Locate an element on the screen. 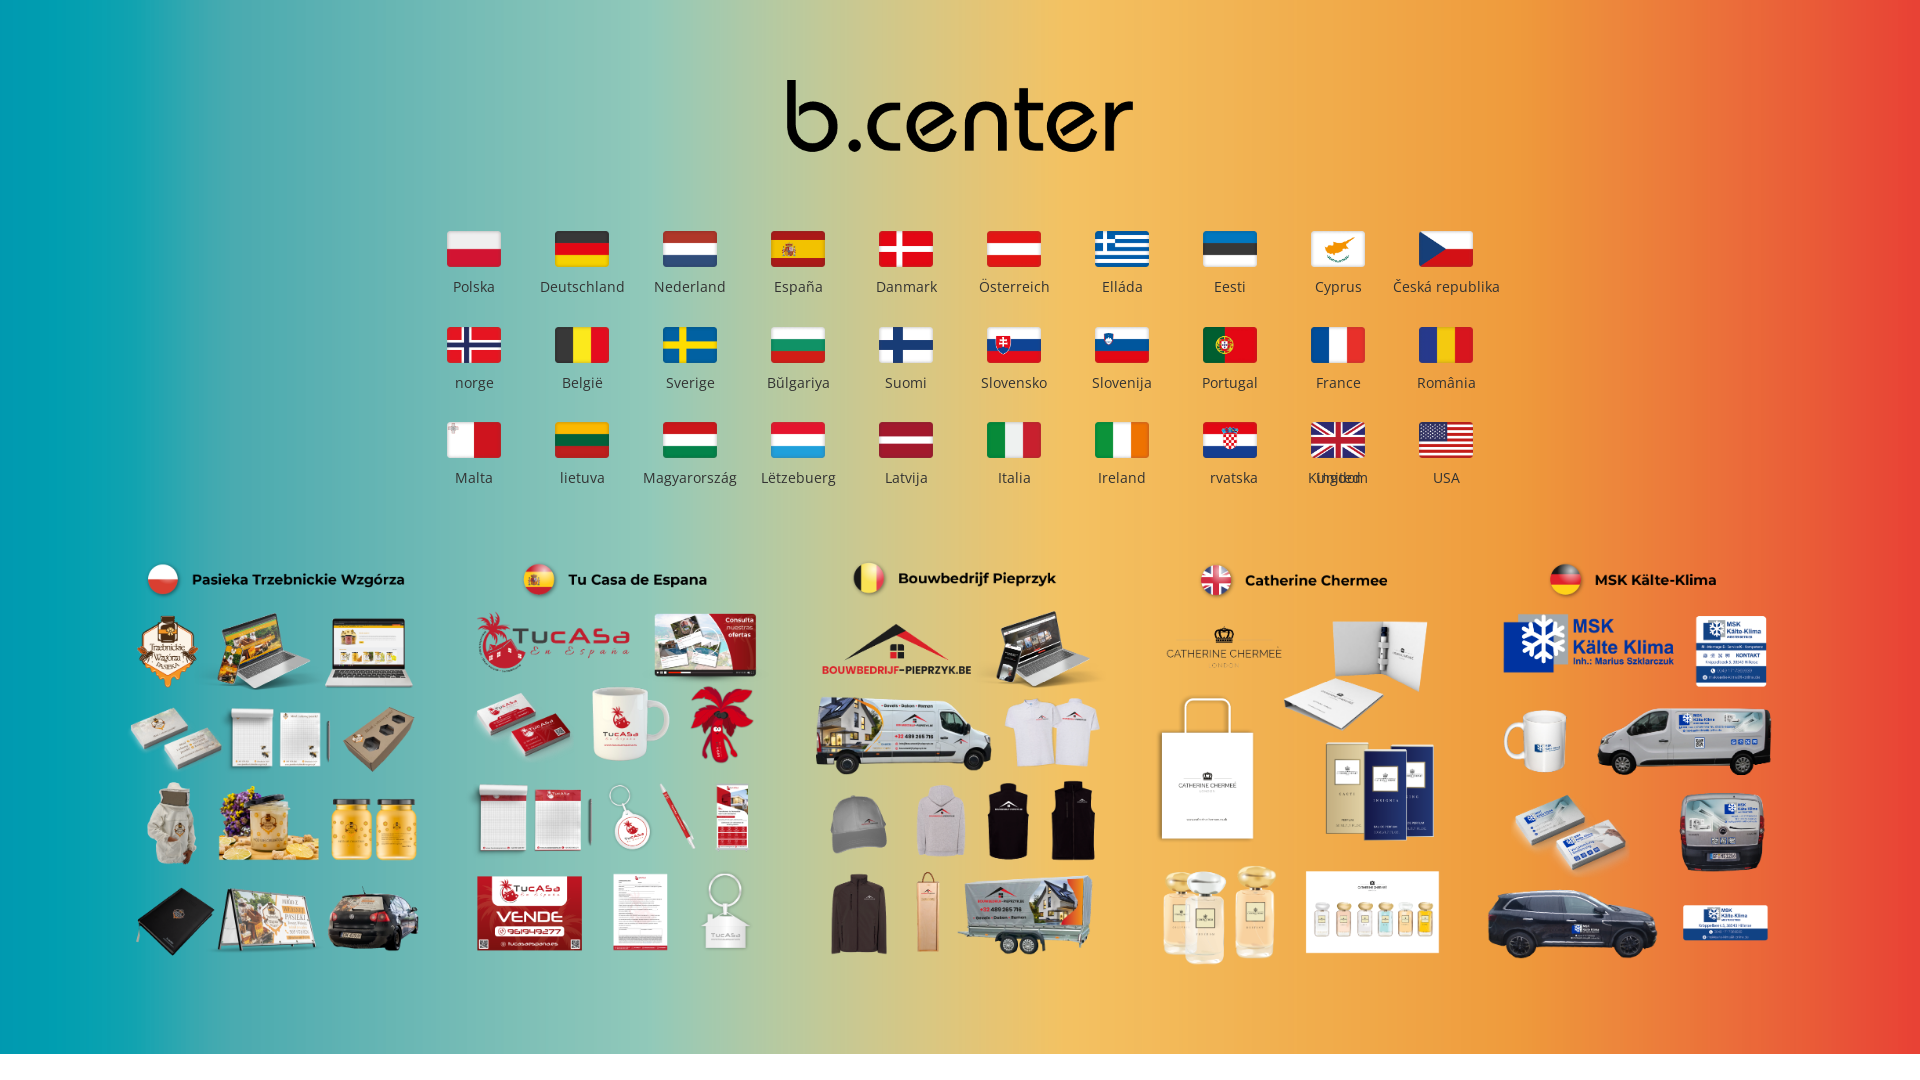  'trzebnickie_wzgorza_pasieka_1' is located at coordinates (275, 762).